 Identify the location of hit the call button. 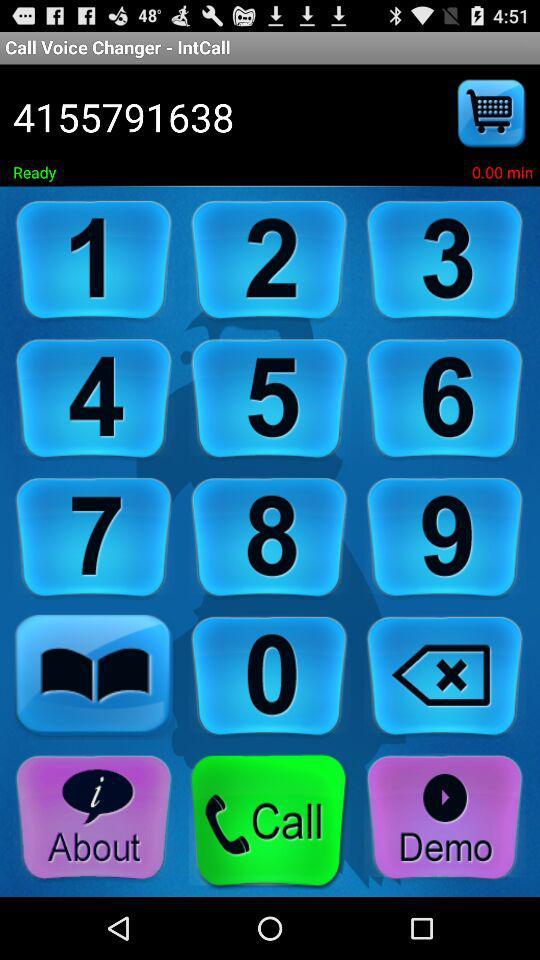
(269, 821).